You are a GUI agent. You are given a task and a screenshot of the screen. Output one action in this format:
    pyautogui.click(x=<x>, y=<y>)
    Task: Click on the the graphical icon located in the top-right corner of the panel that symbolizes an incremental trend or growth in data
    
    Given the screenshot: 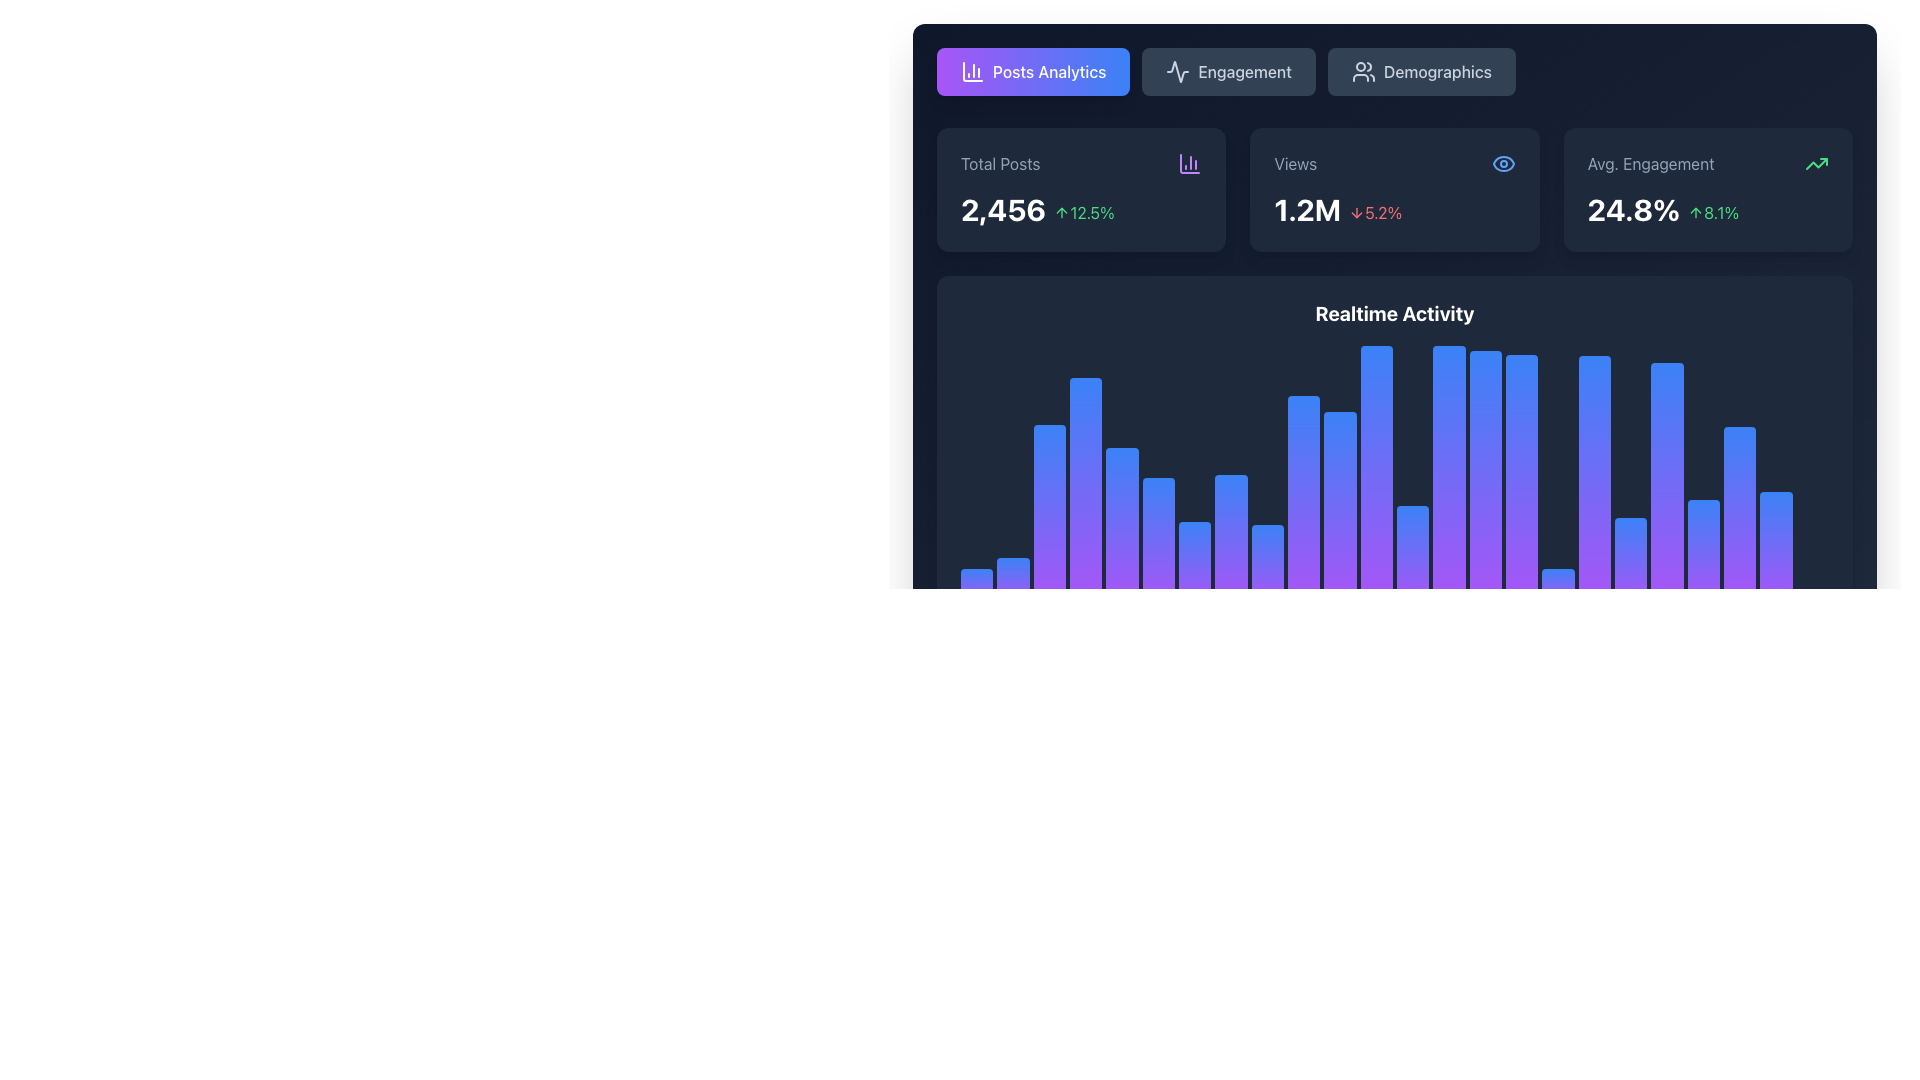 What is the action you would take?
    pyautogui.click(x=1817, y=163)
    